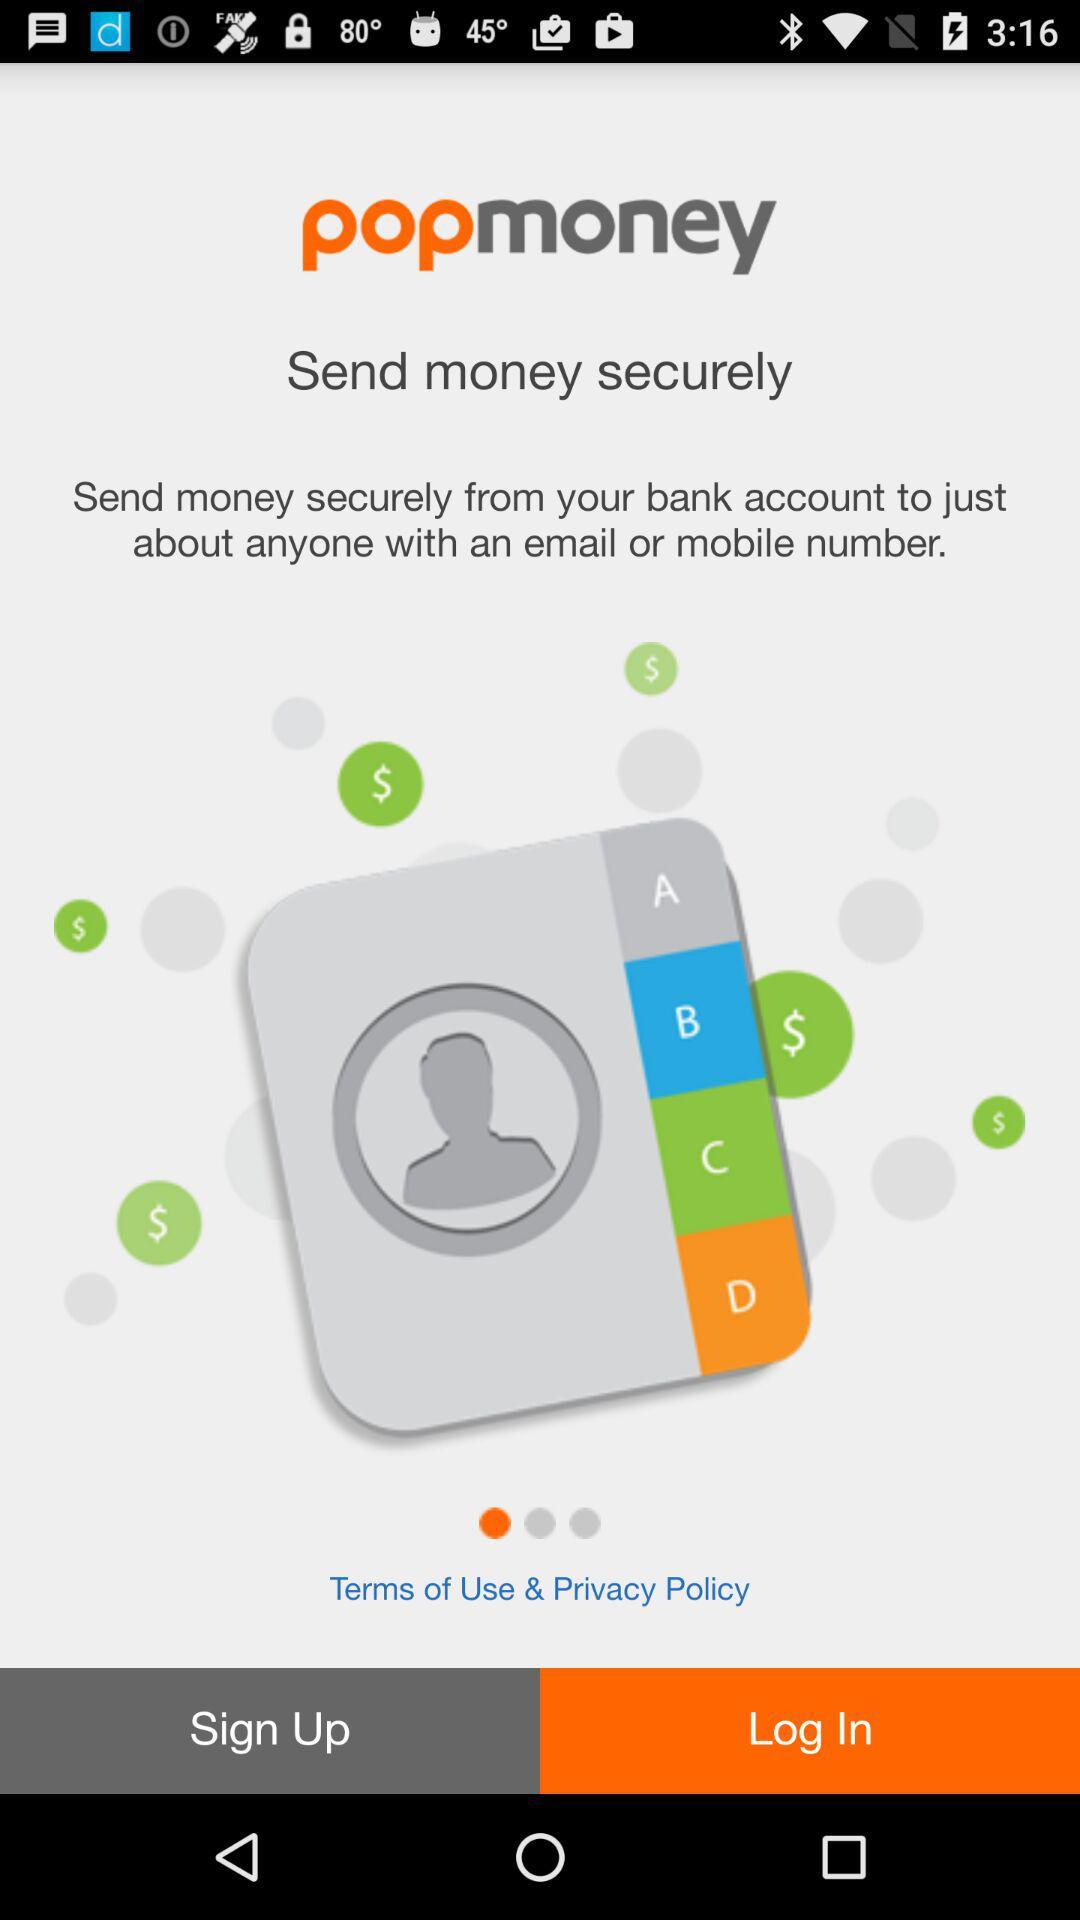  I want to click on icon next to sign up icon, so click(810, 1730).